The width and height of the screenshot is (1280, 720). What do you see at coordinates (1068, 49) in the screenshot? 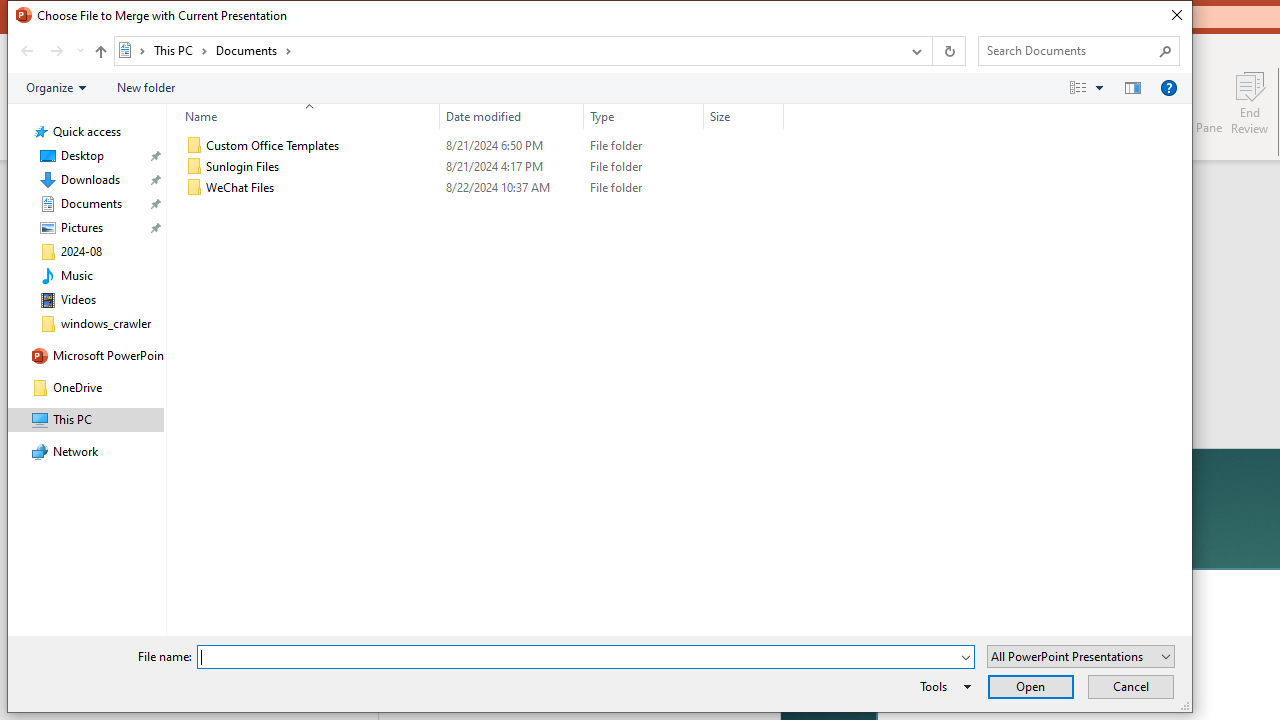
I see `'Search Box'` at bounding box center [1068, 49].